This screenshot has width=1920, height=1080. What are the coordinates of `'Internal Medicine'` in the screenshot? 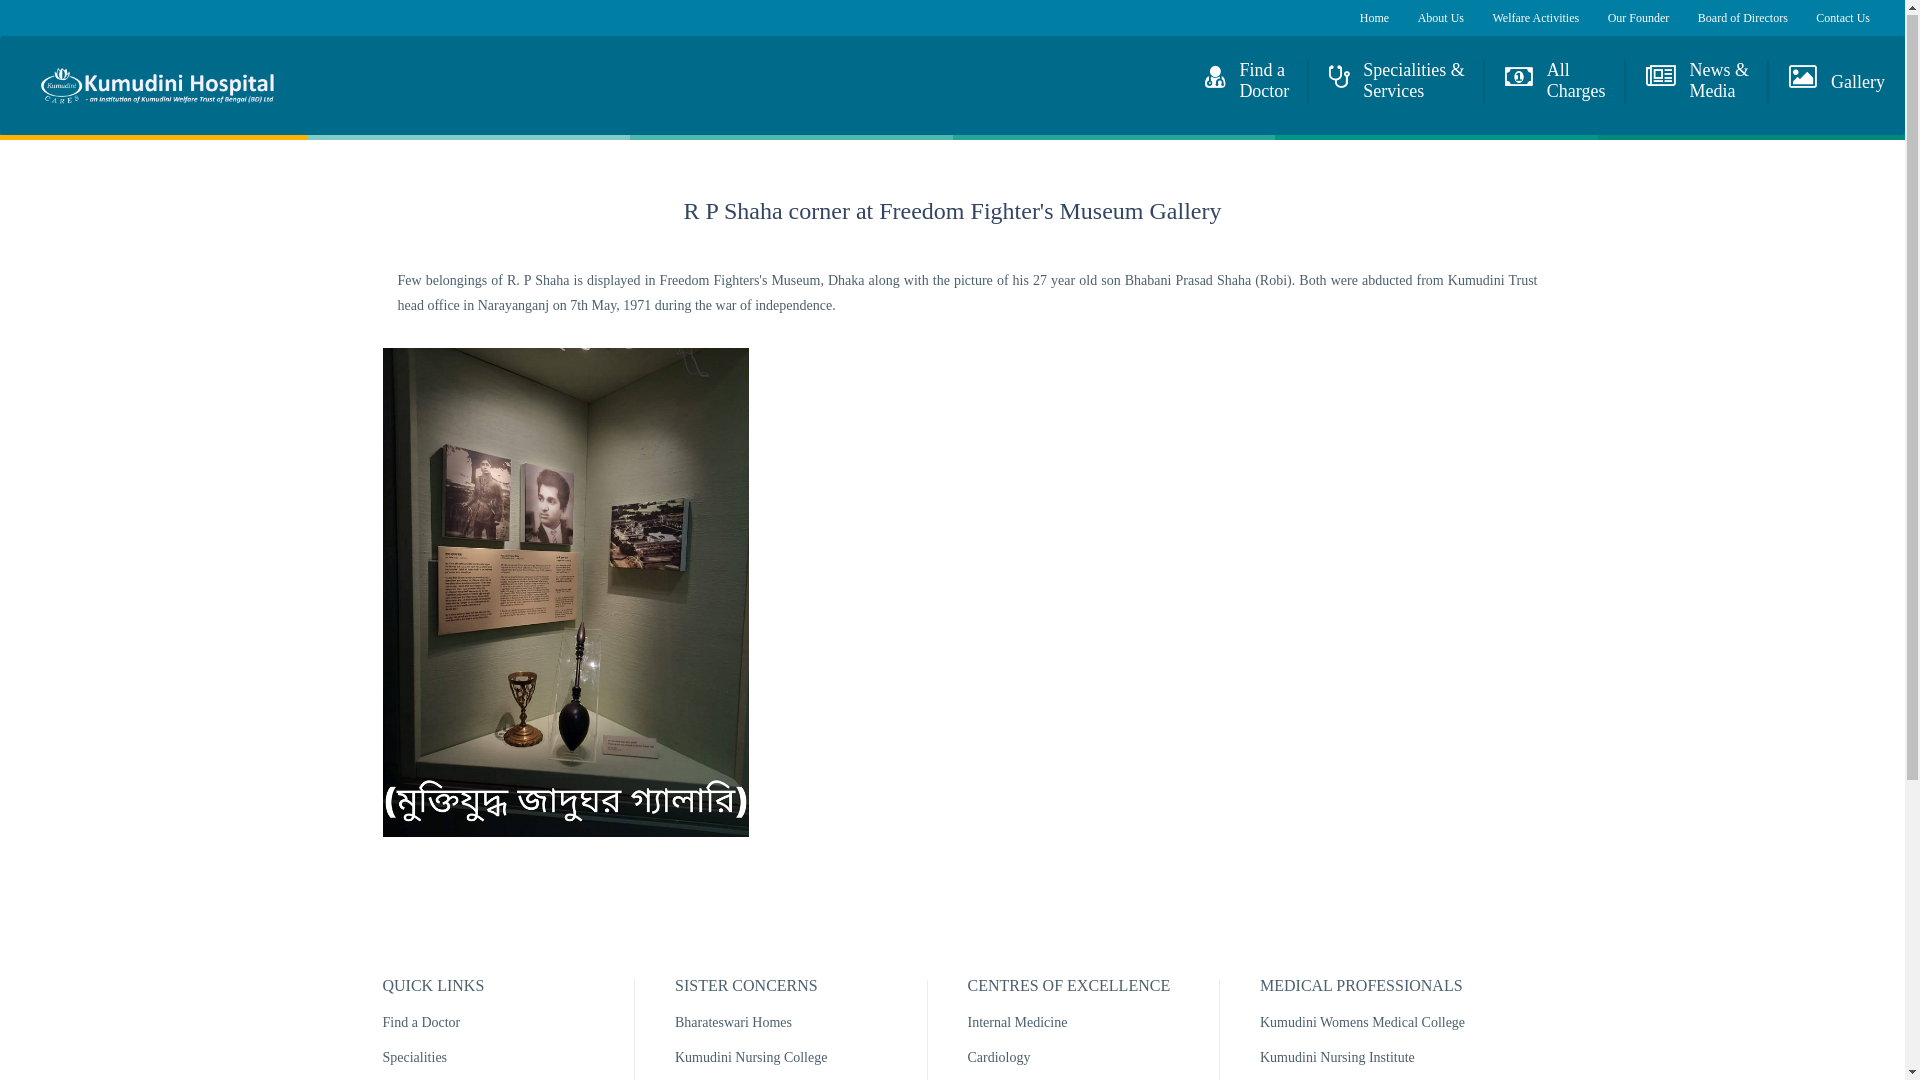 It's located at (968, 1023).